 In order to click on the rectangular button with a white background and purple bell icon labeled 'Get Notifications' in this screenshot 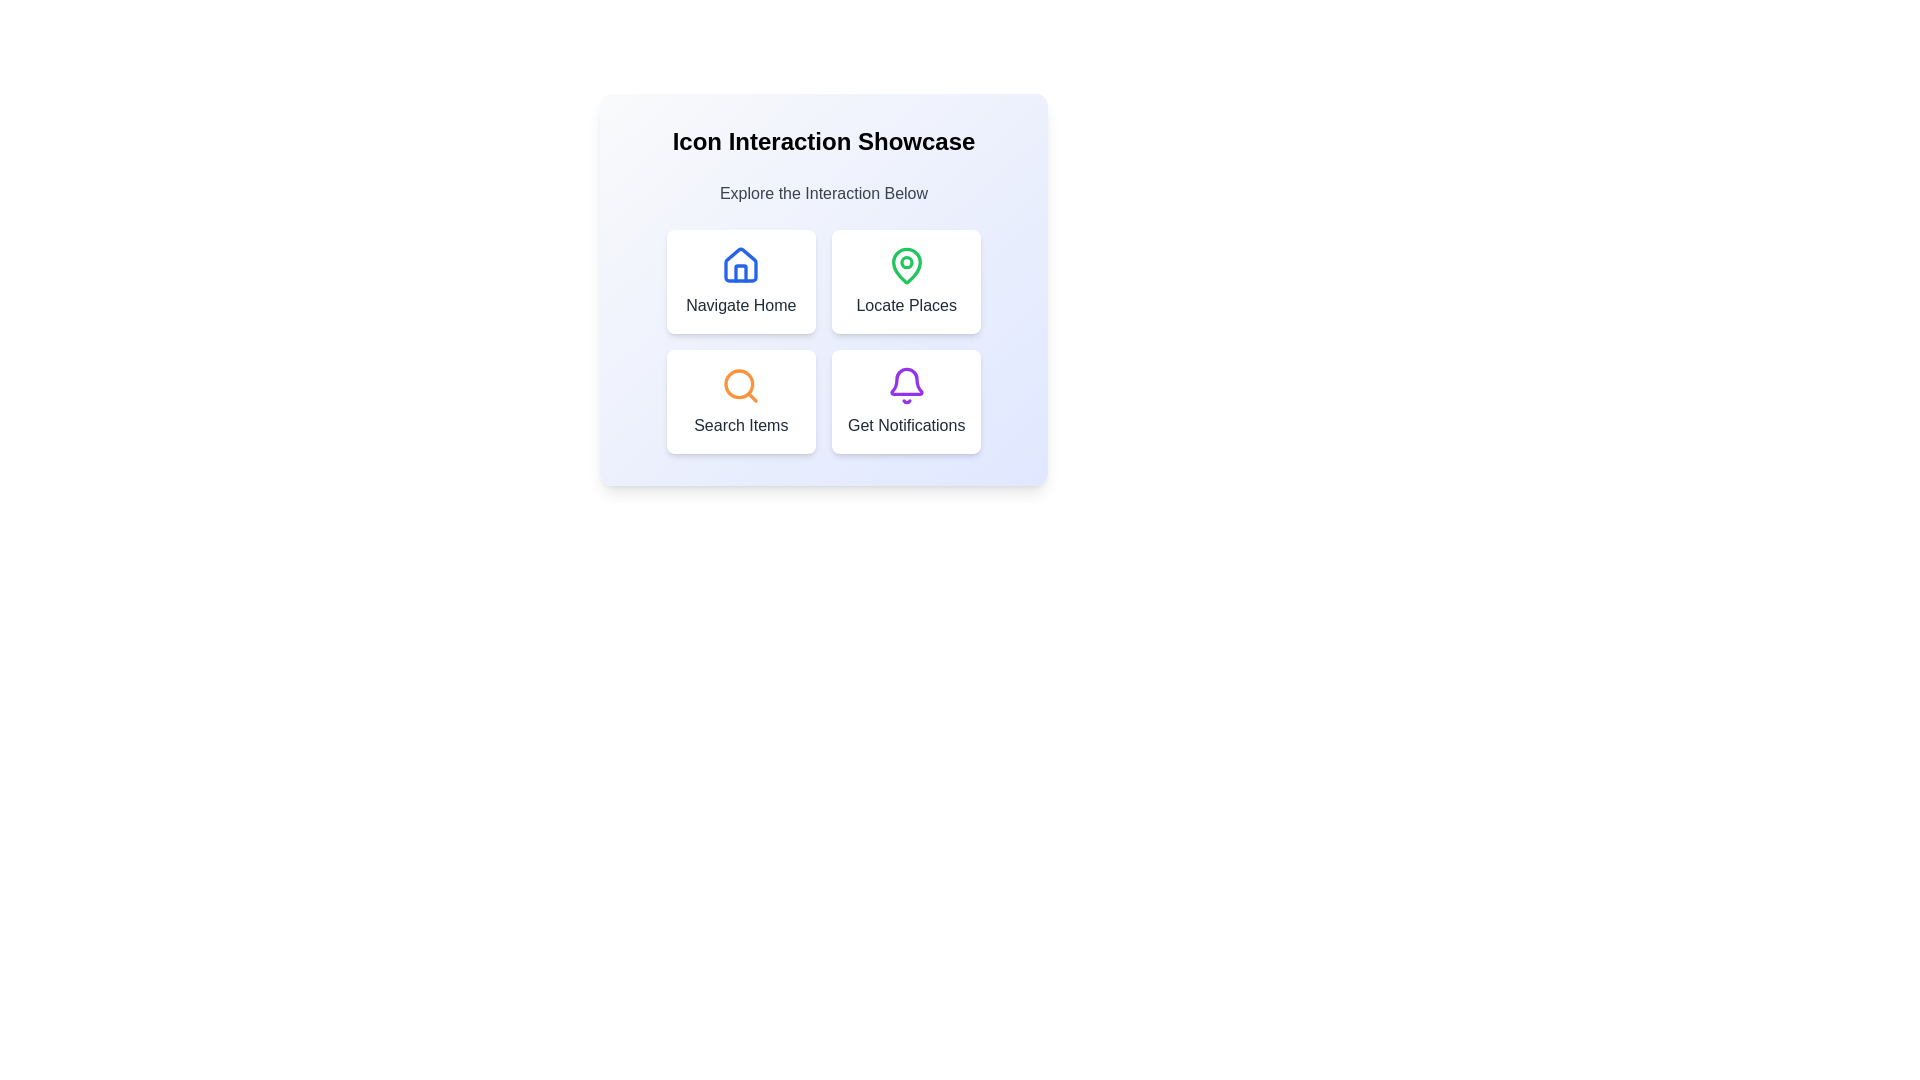, I will do `click(905, 401)`.